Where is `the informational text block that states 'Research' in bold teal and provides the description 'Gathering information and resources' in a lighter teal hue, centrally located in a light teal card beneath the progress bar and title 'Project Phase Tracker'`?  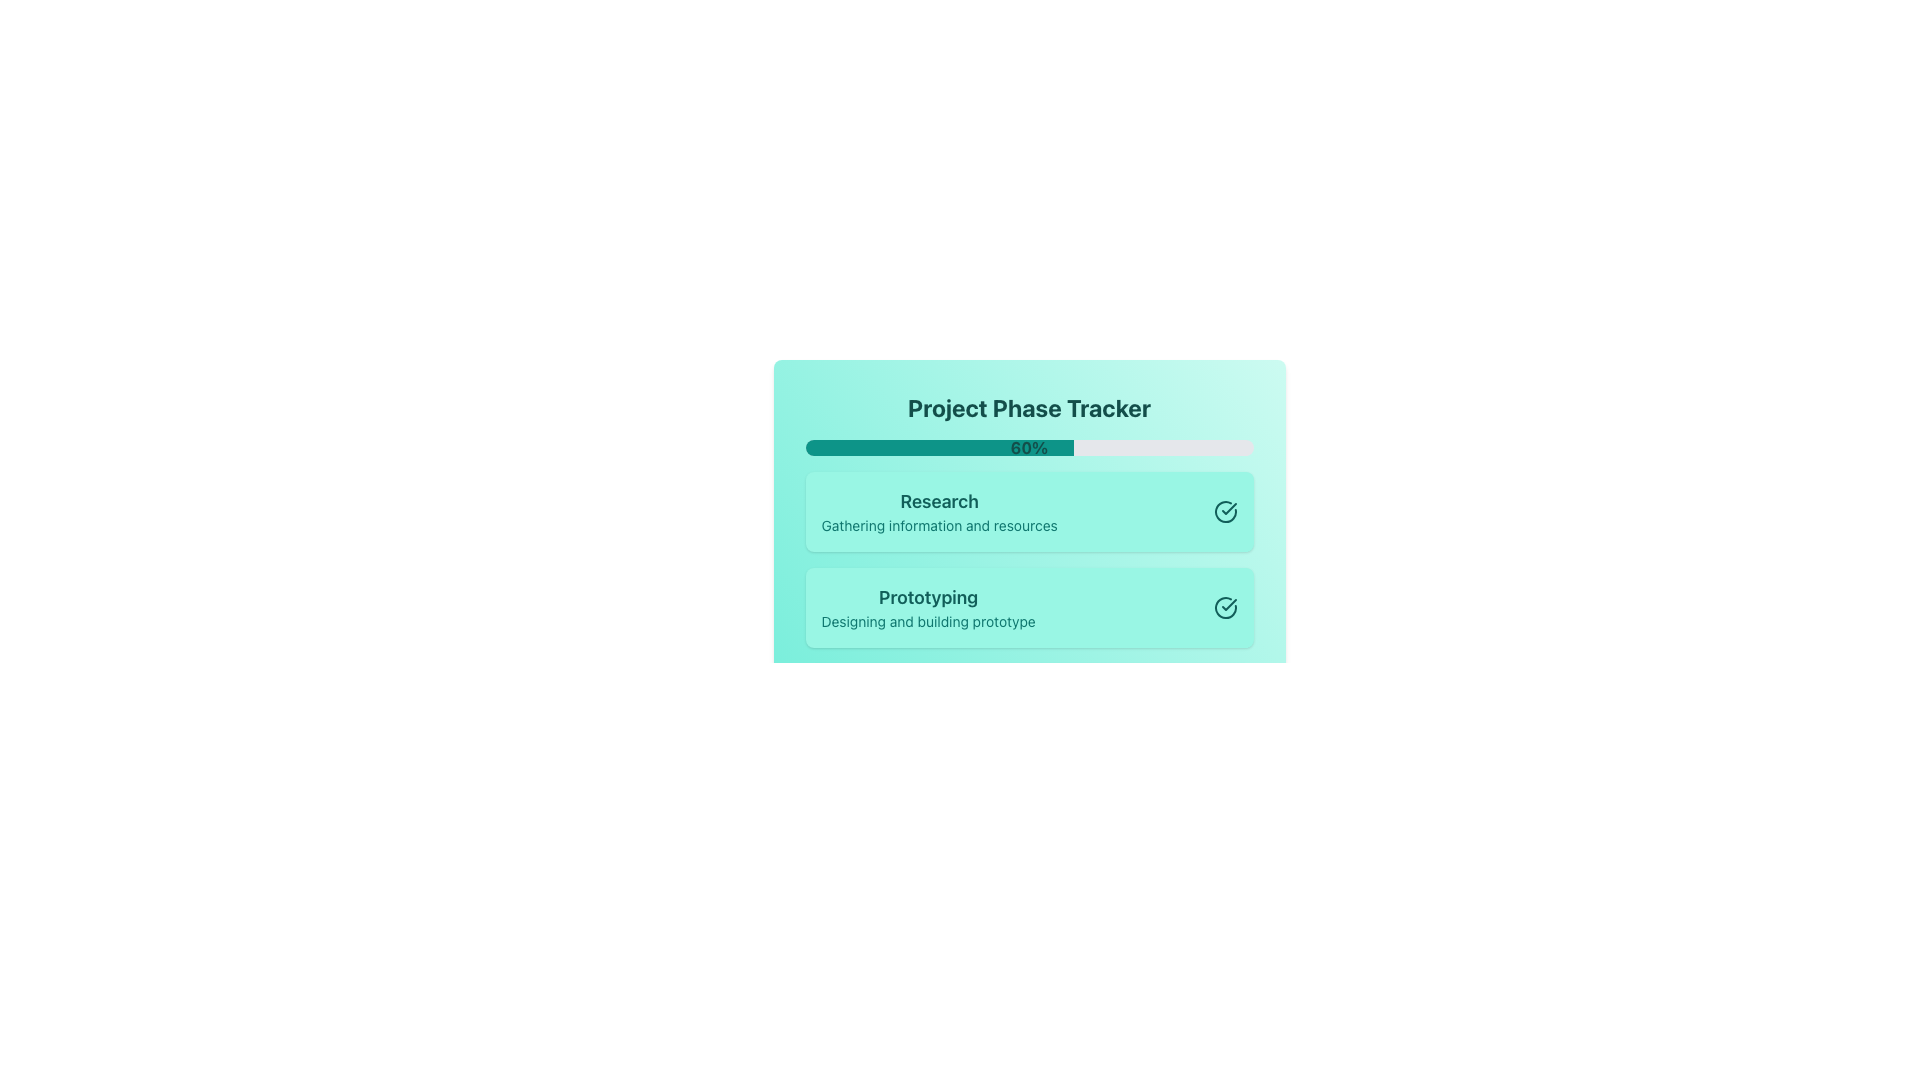
the informational text block that states 'Research' in bold teal and provides the description 'Gathering information and resources' in a lighter teal hue, centrally located in a light teal card beneath the progress bar and title 'Project Phase Tracker' is located at coordinates (938, 511).